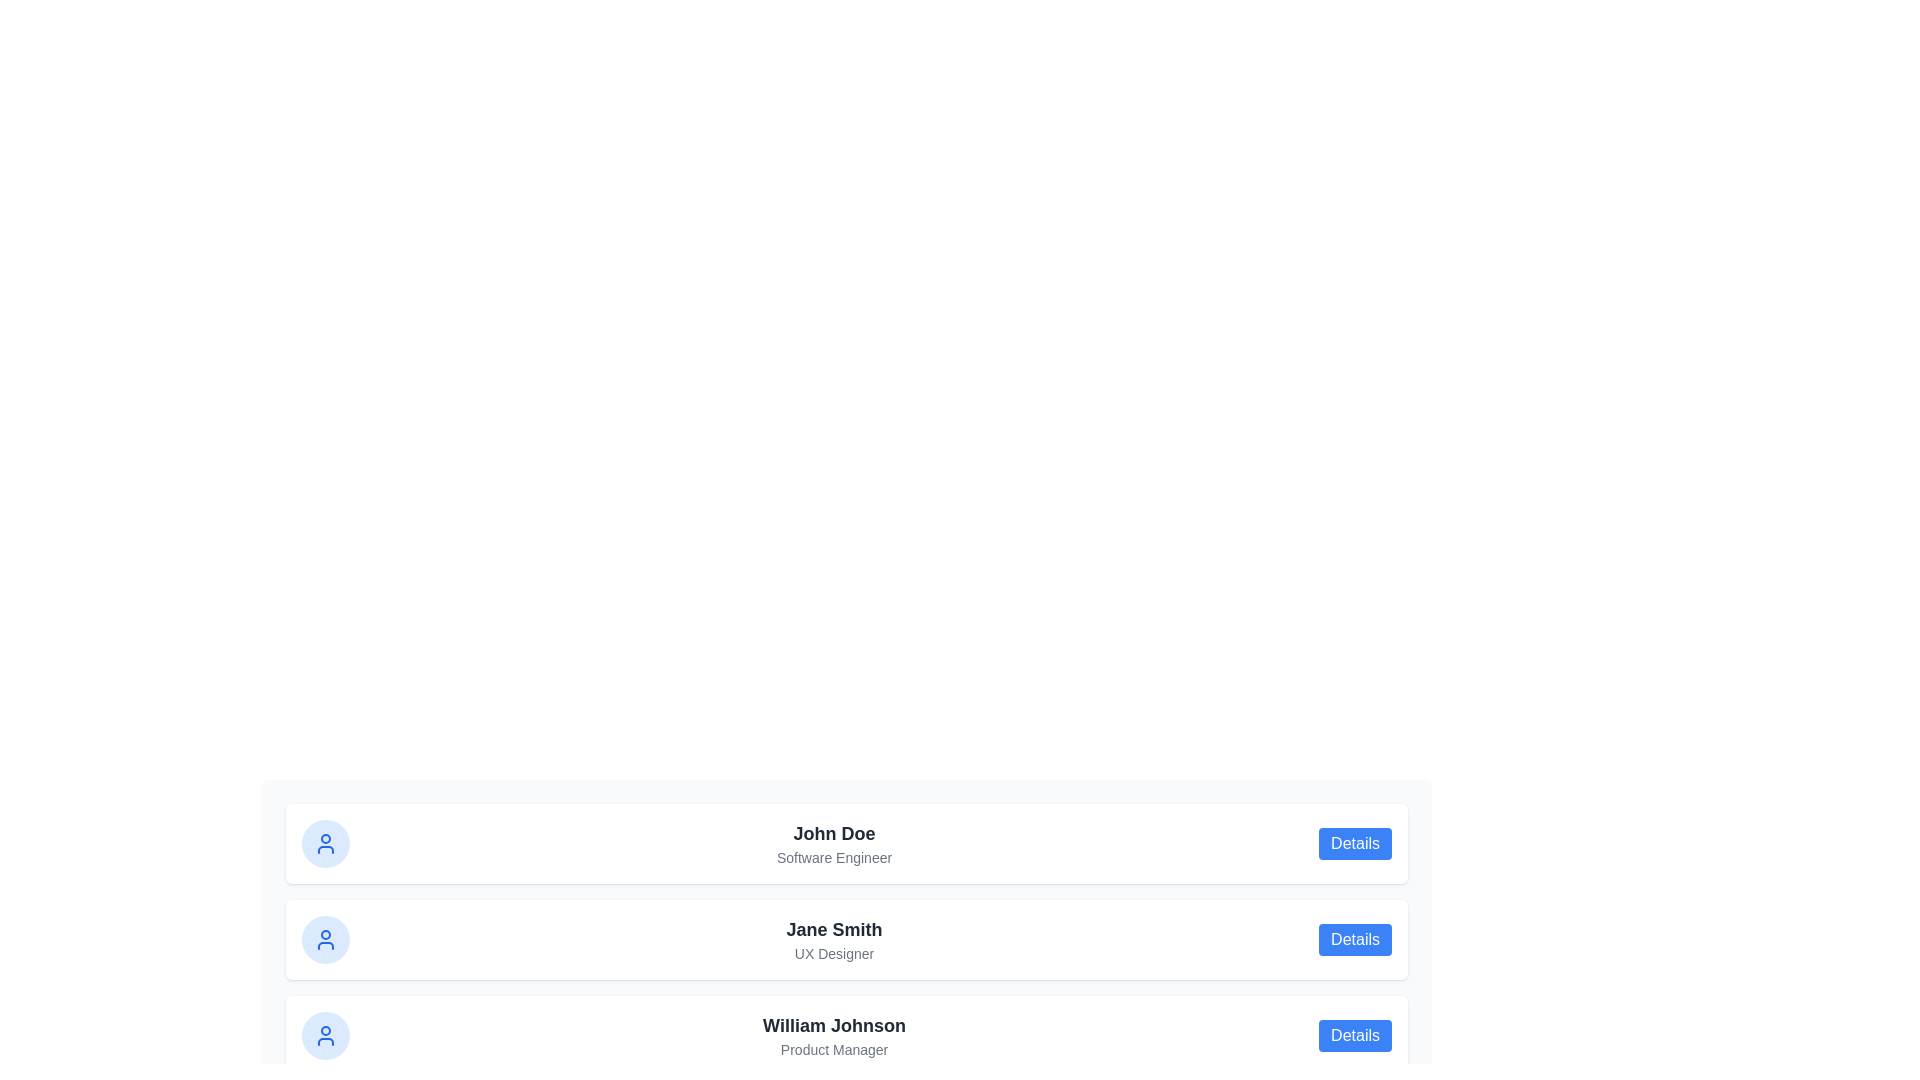  Describe the element at coordinates (846, 1035) in the screenshot. I see `the profile summary card for William Johnson, which is the third card in a vertically stacked list` at that location.